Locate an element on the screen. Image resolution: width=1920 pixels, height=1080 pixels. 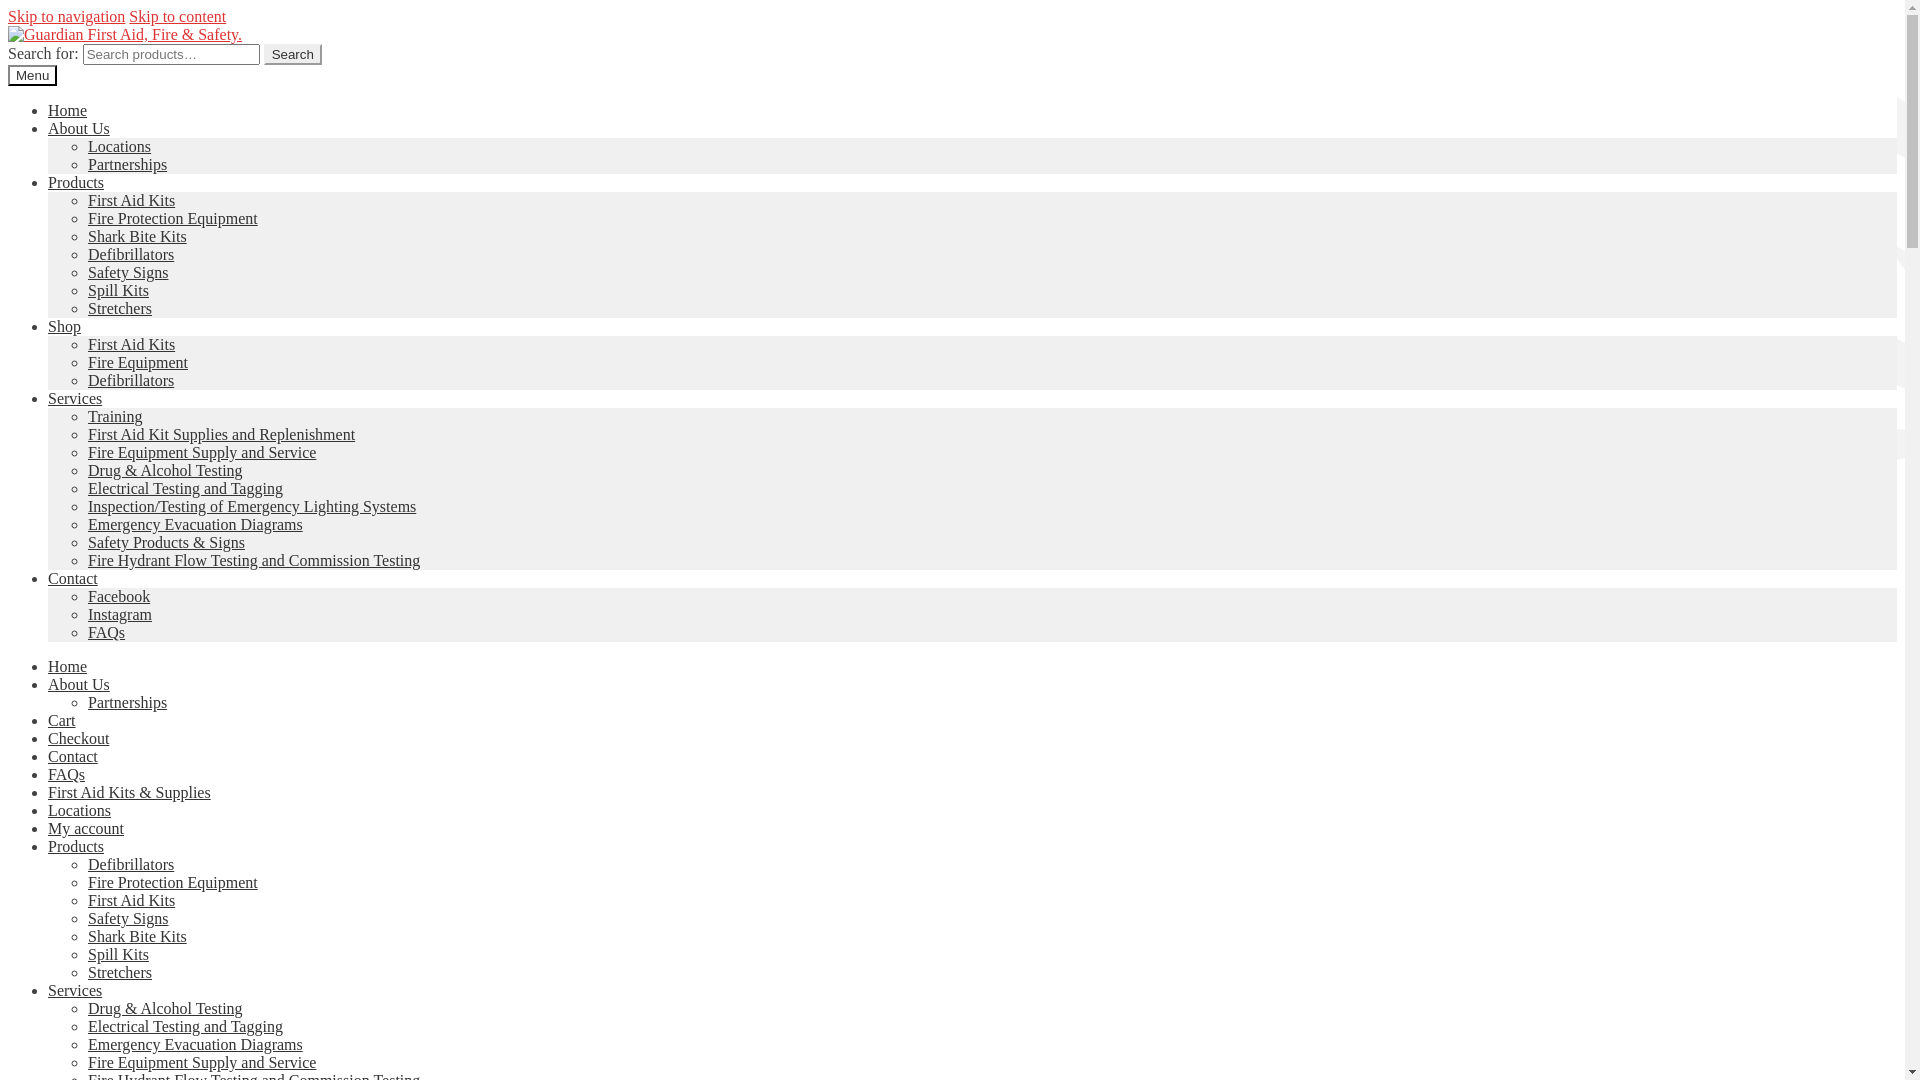
'Products' is located at coordinates (48, 846).